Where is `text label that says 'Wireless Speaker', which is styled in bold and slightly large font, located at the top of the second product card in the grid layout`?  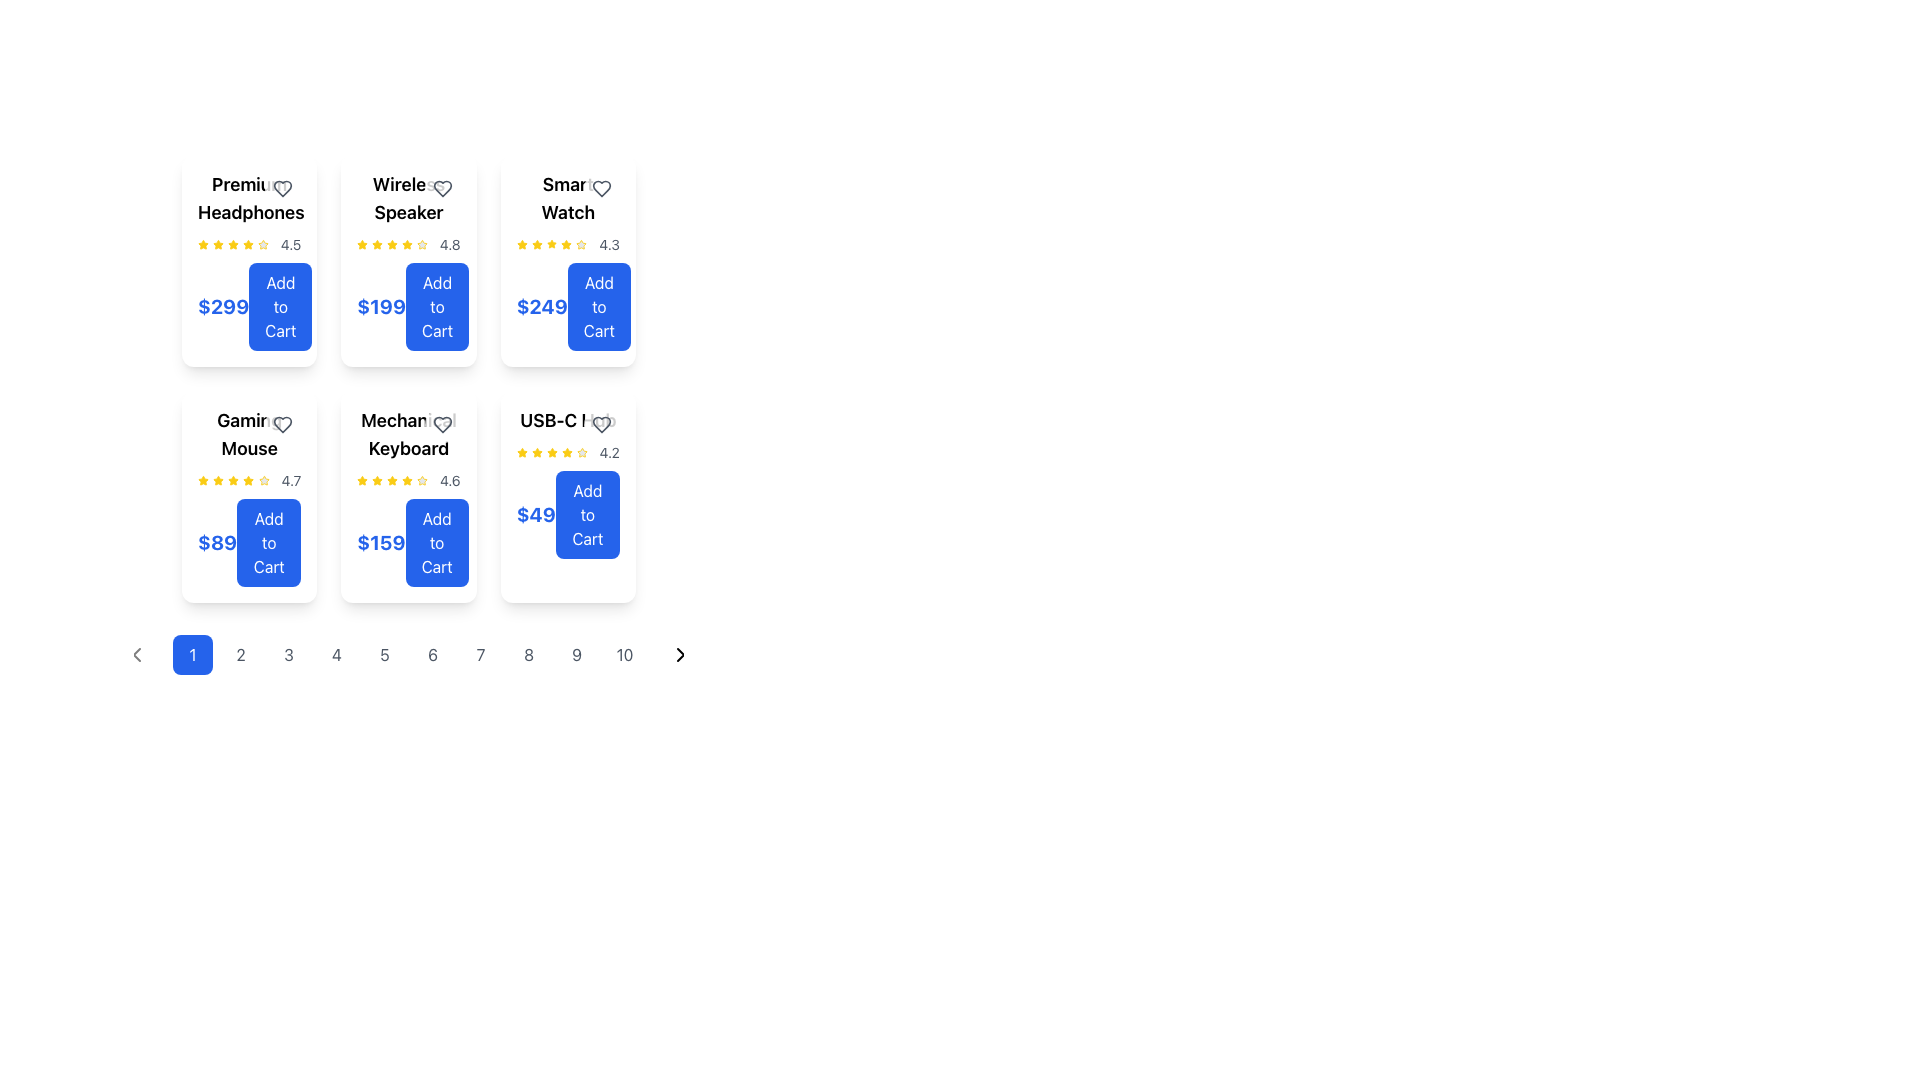
text label that says 'Wireless Speaker', which is styled in bold and slightly large font, located at the top of the second product card in the grid layout is located at coordinates (407, 199).